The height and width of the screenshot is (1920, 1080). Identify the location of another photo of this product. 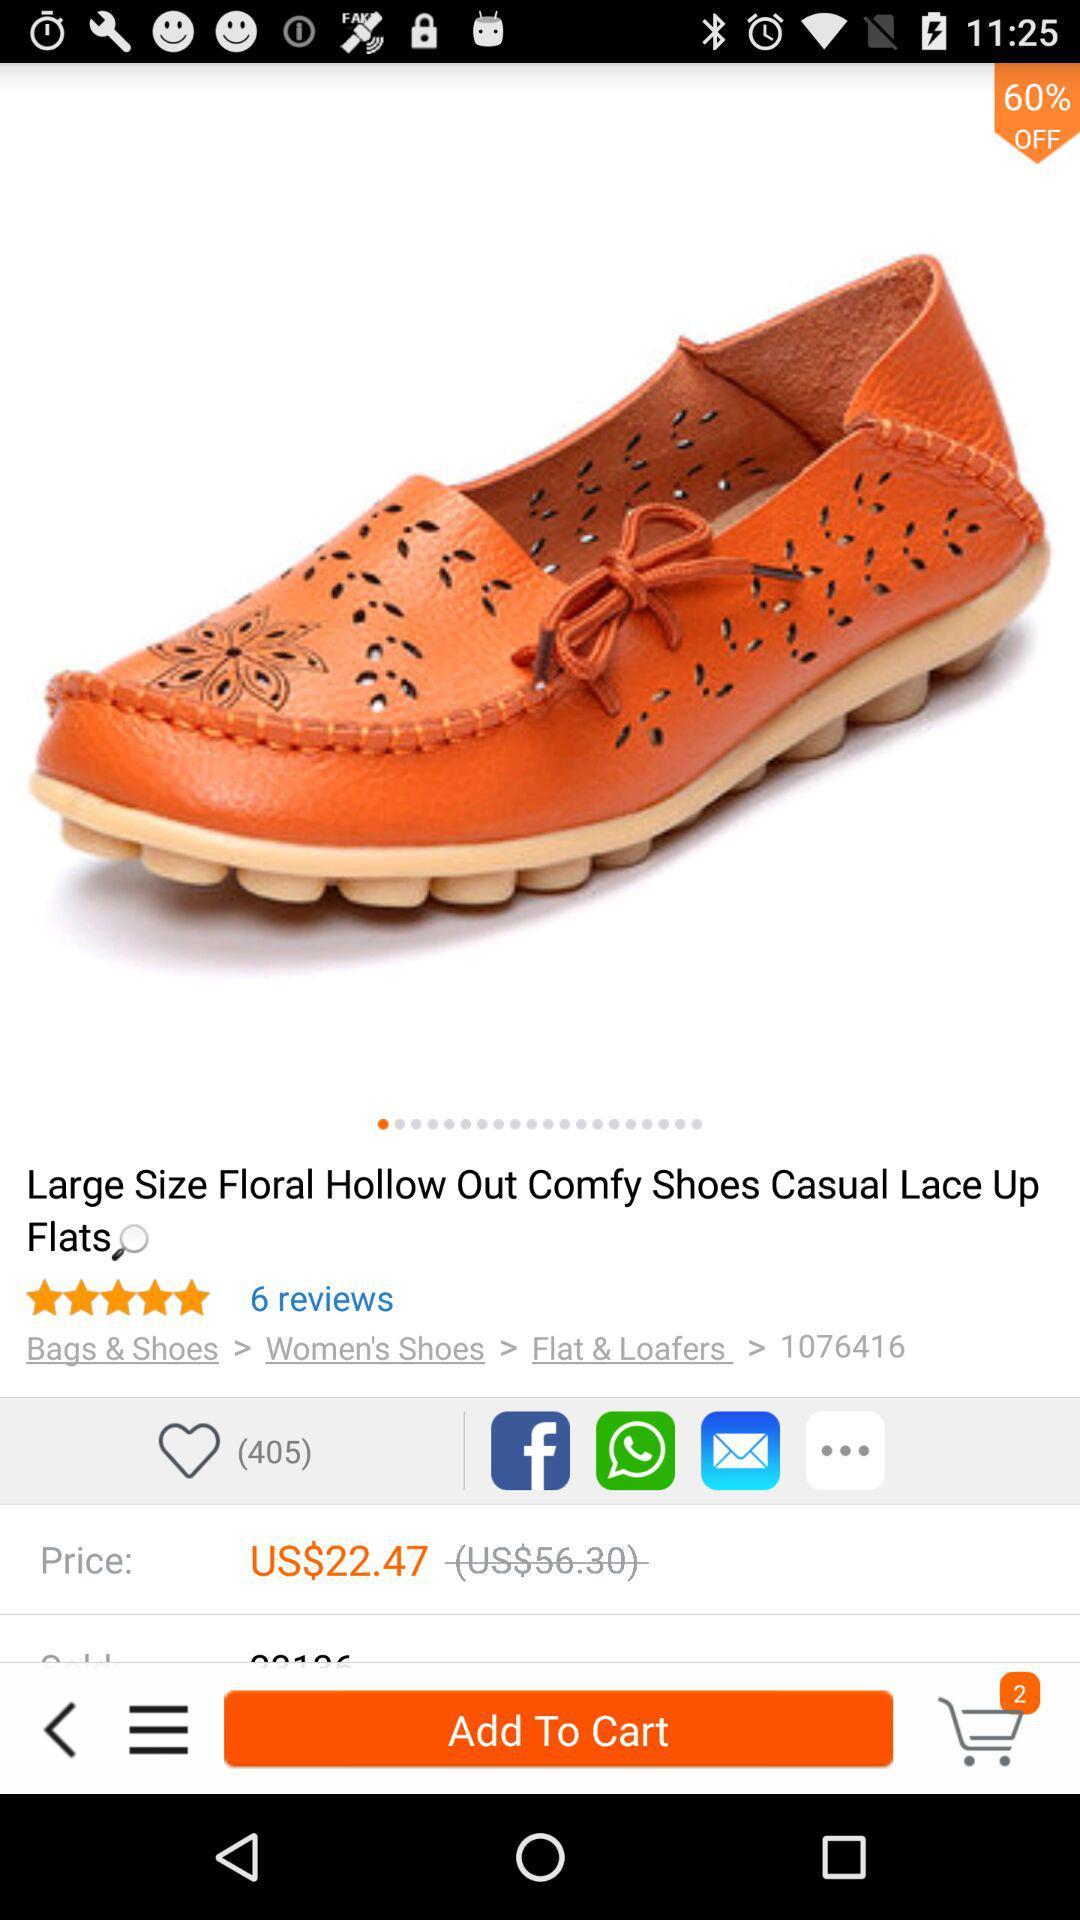
(514, 1124).